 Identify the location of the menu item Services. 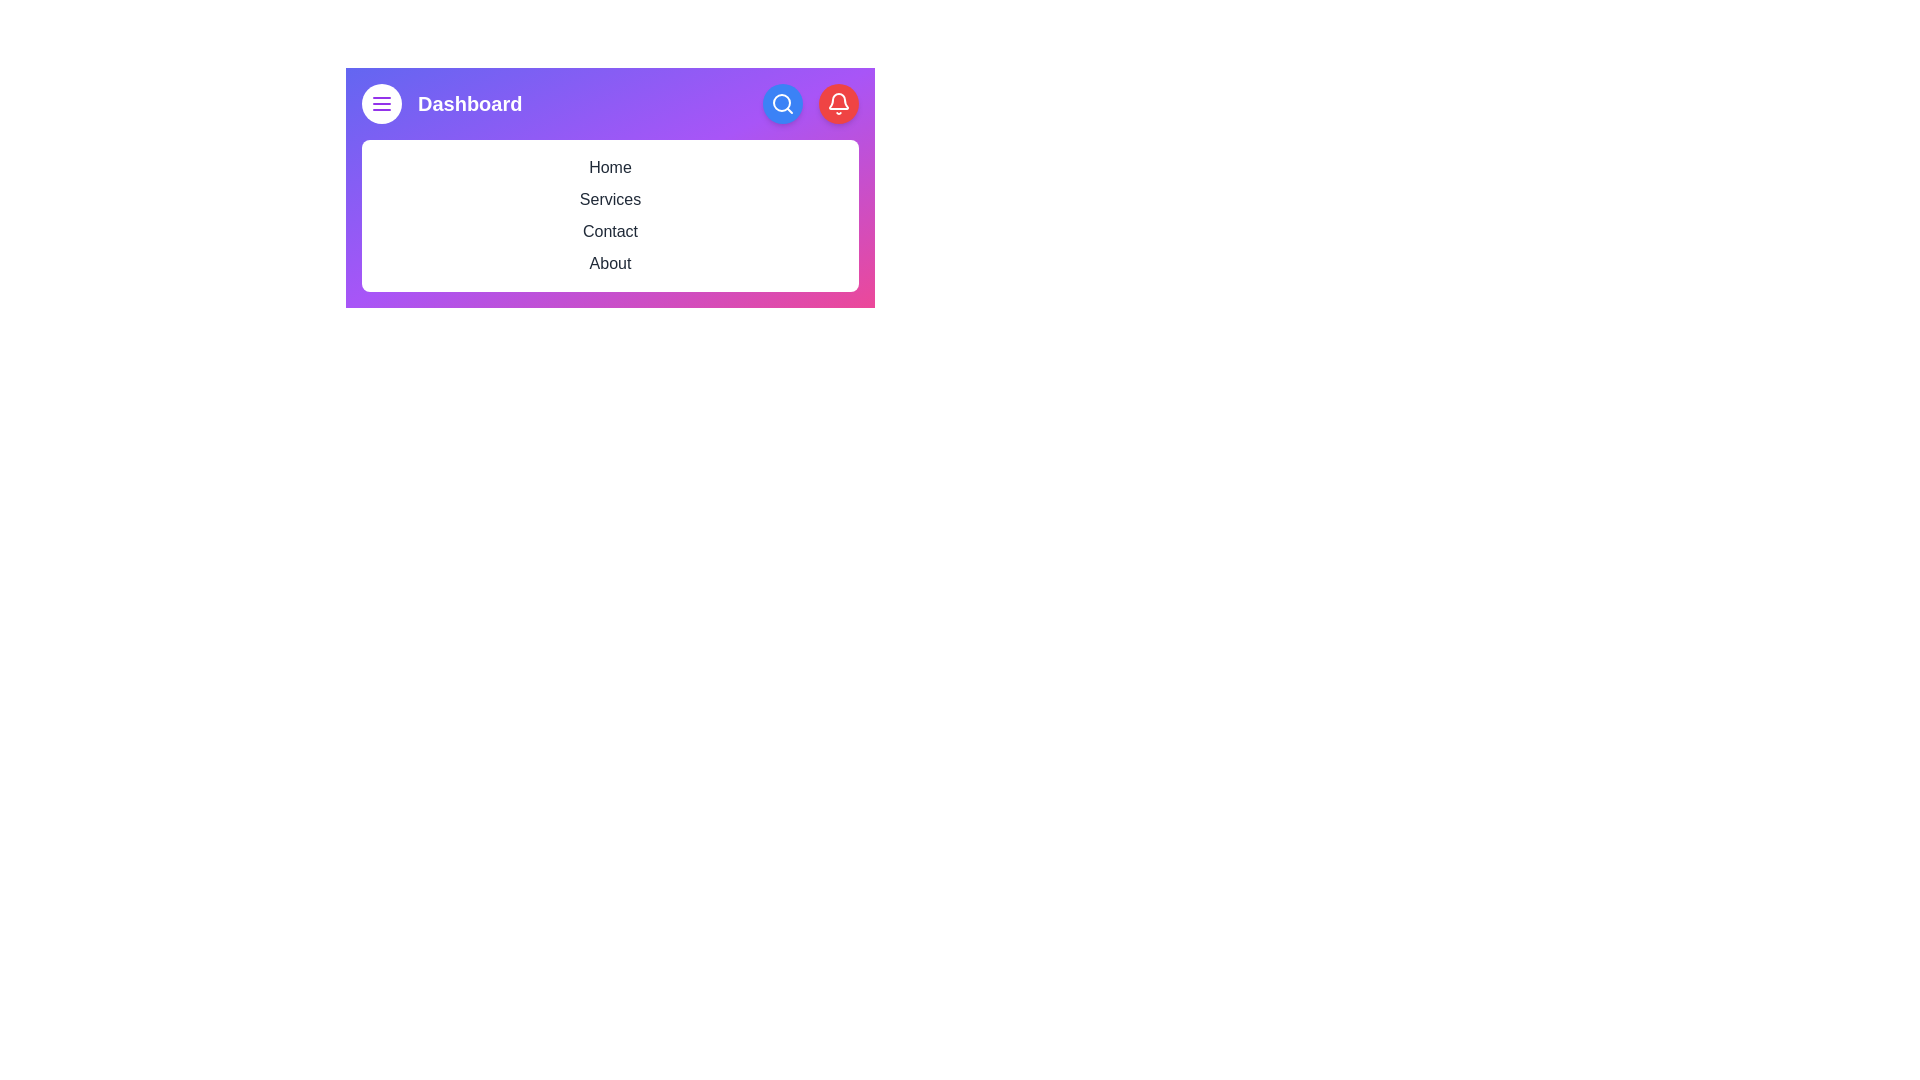
(609, 200).